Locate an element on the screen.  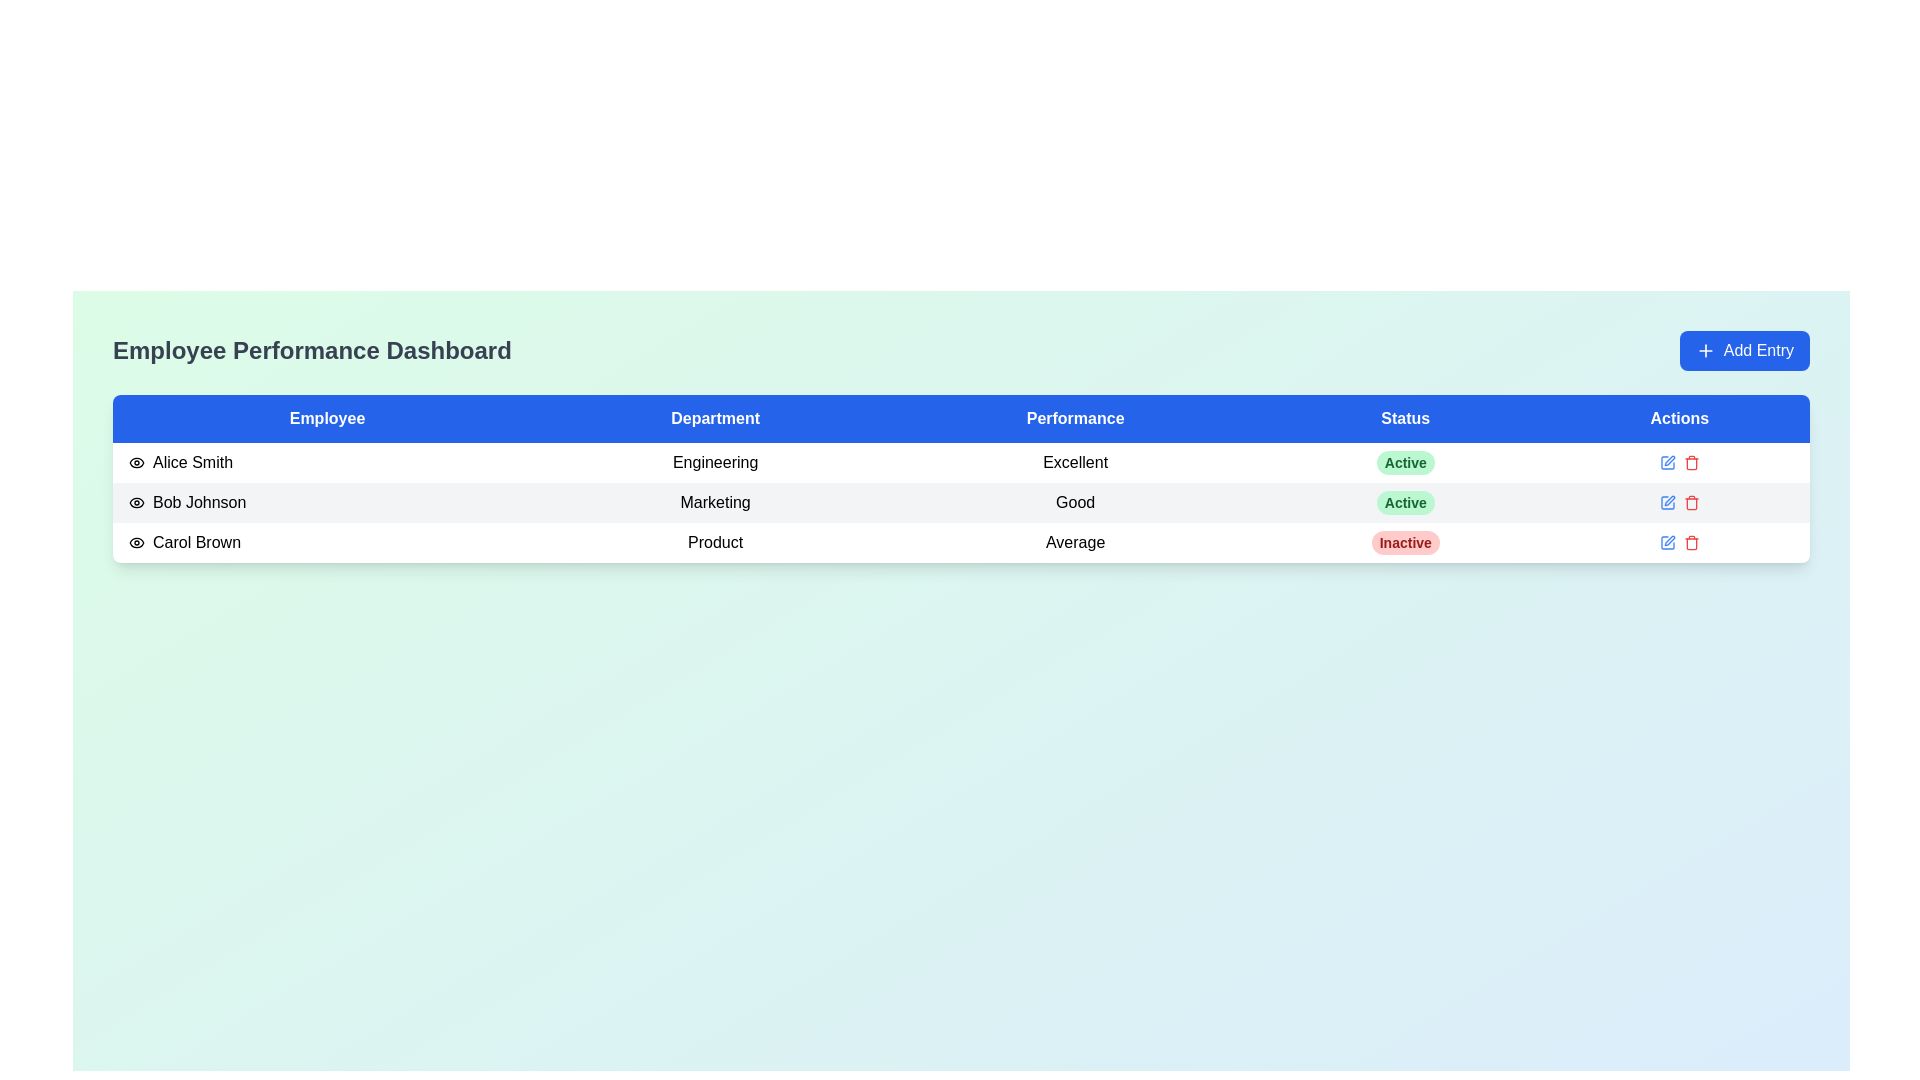
text content of the centered text label displaying 'Product' located in the third row of the tabular layout under the 'Department' column is located at coordinates (715, 543).